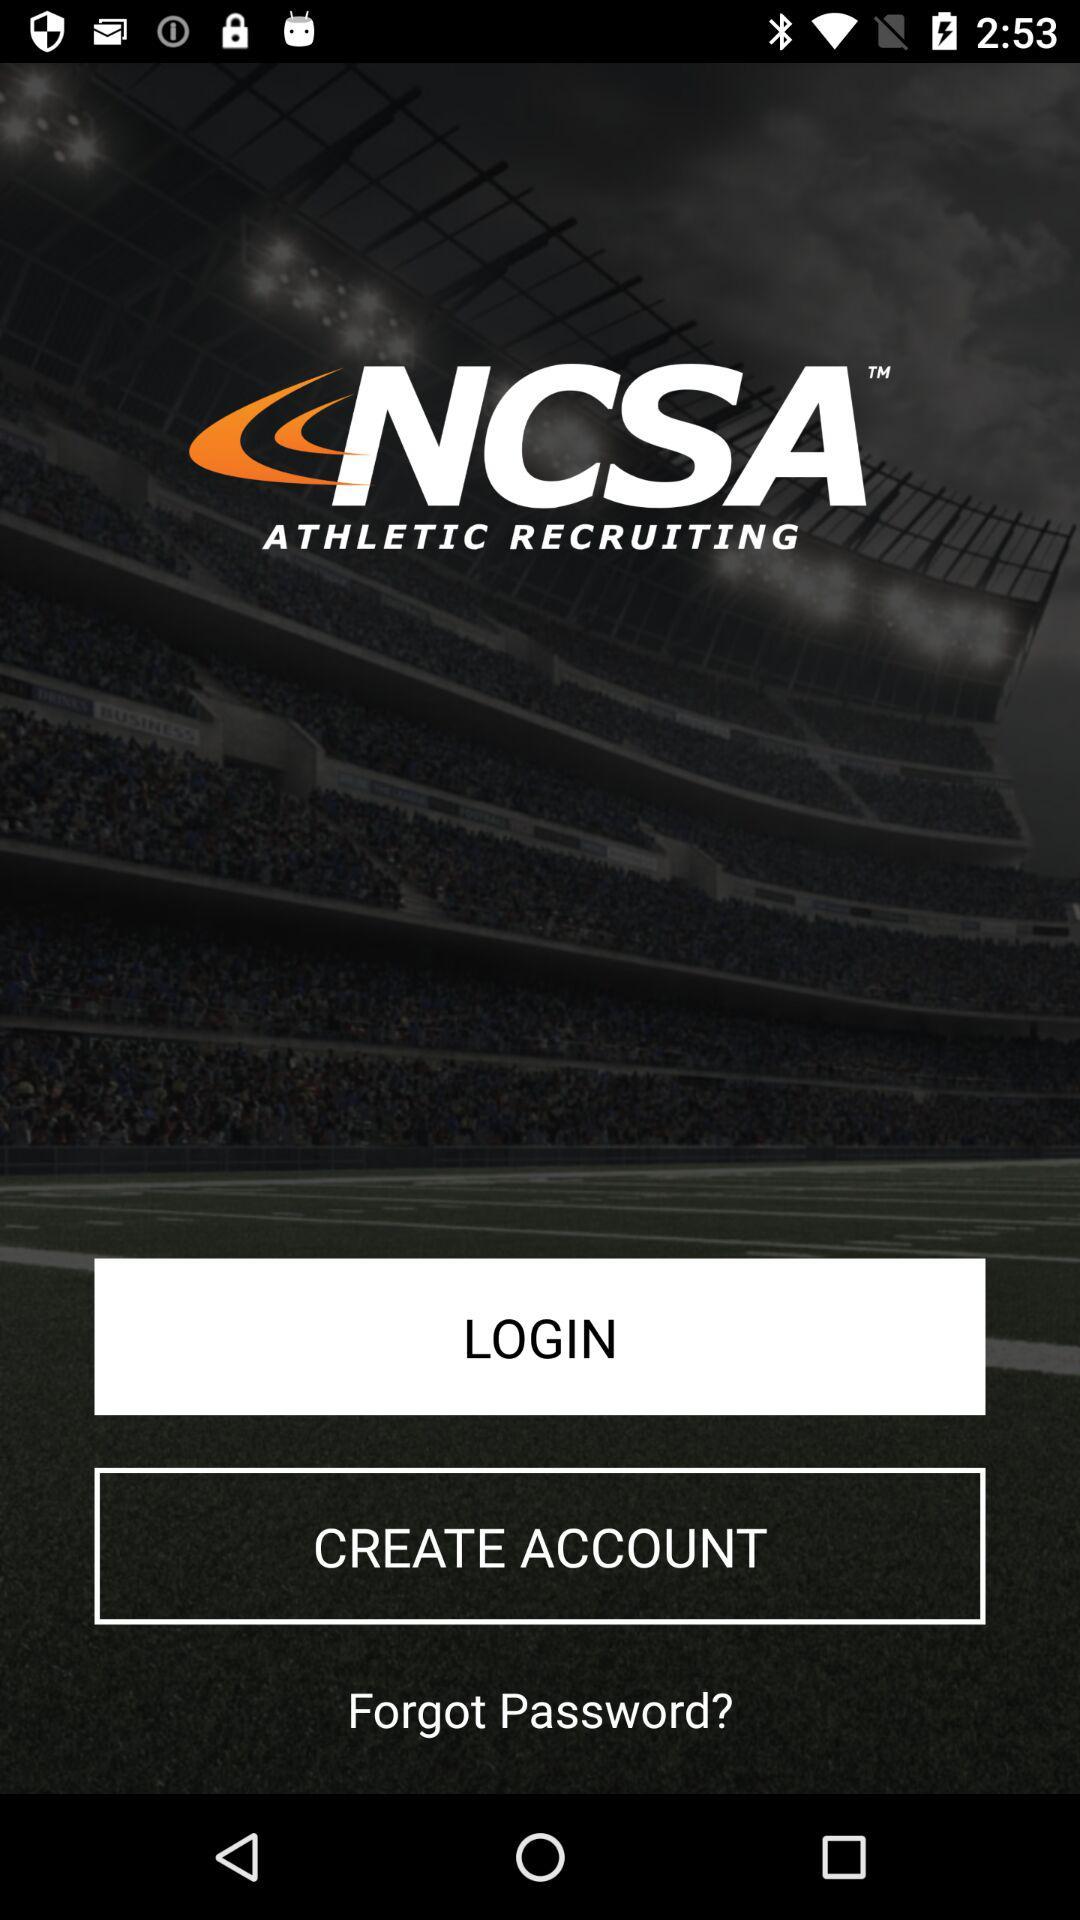 The width and height of the screenshot is (1080, 1920). I want to click on the app below login app, so click(540, 1545).